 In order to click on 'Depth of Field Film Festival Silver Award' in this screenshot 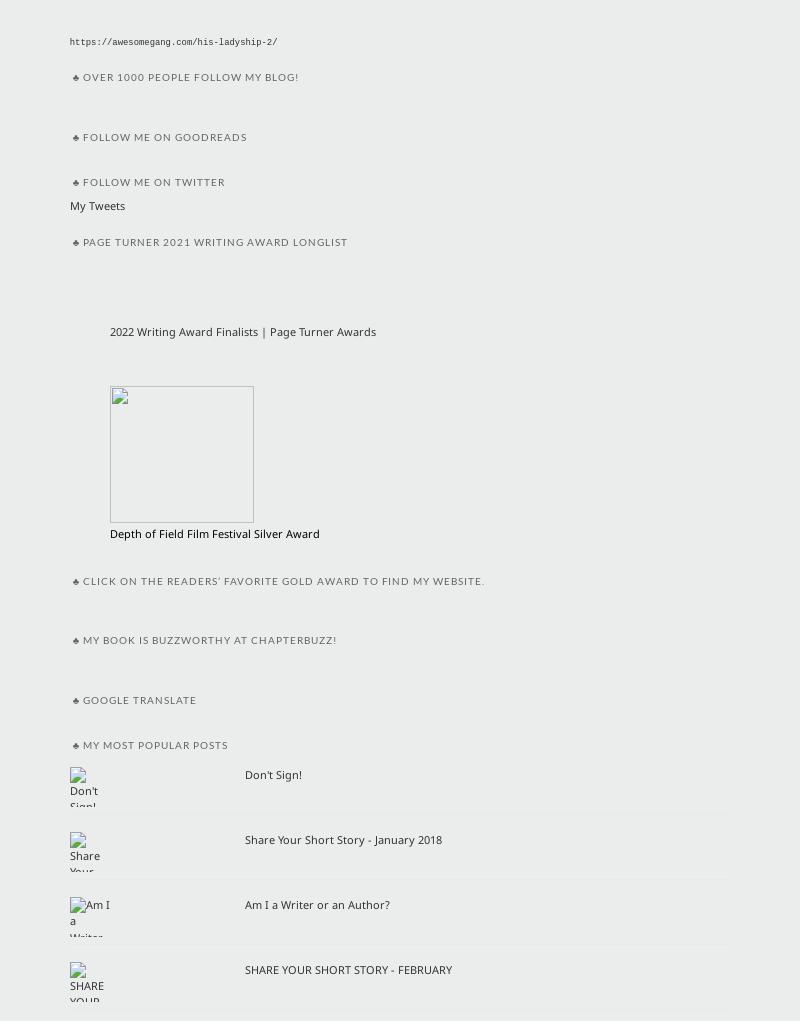, I will do `click(214, 532)`.